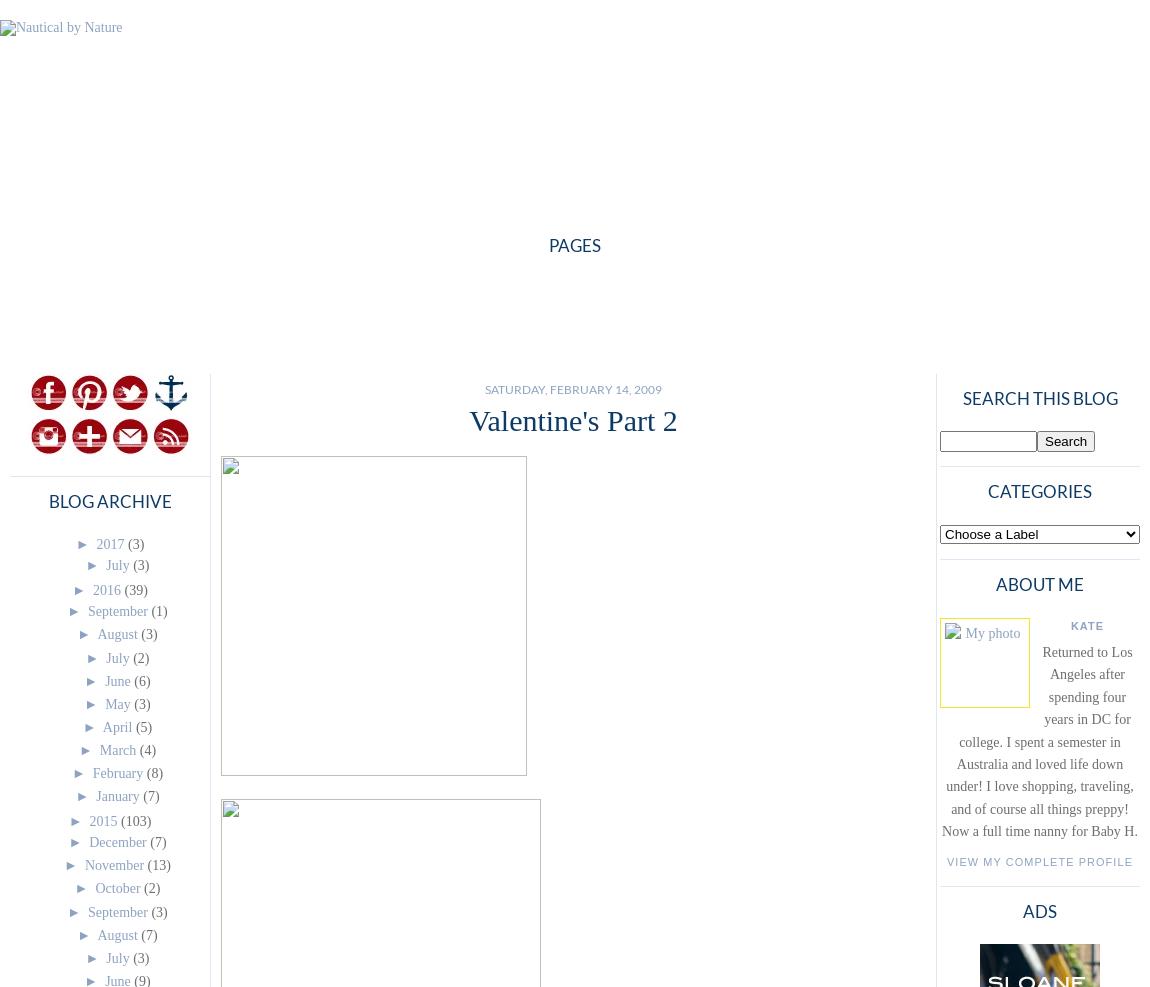 The image size is (1150, 987). Describe the element at coordinates (573, 419) in the screenshot. I see `'Valentine's Part 2'` at that location.